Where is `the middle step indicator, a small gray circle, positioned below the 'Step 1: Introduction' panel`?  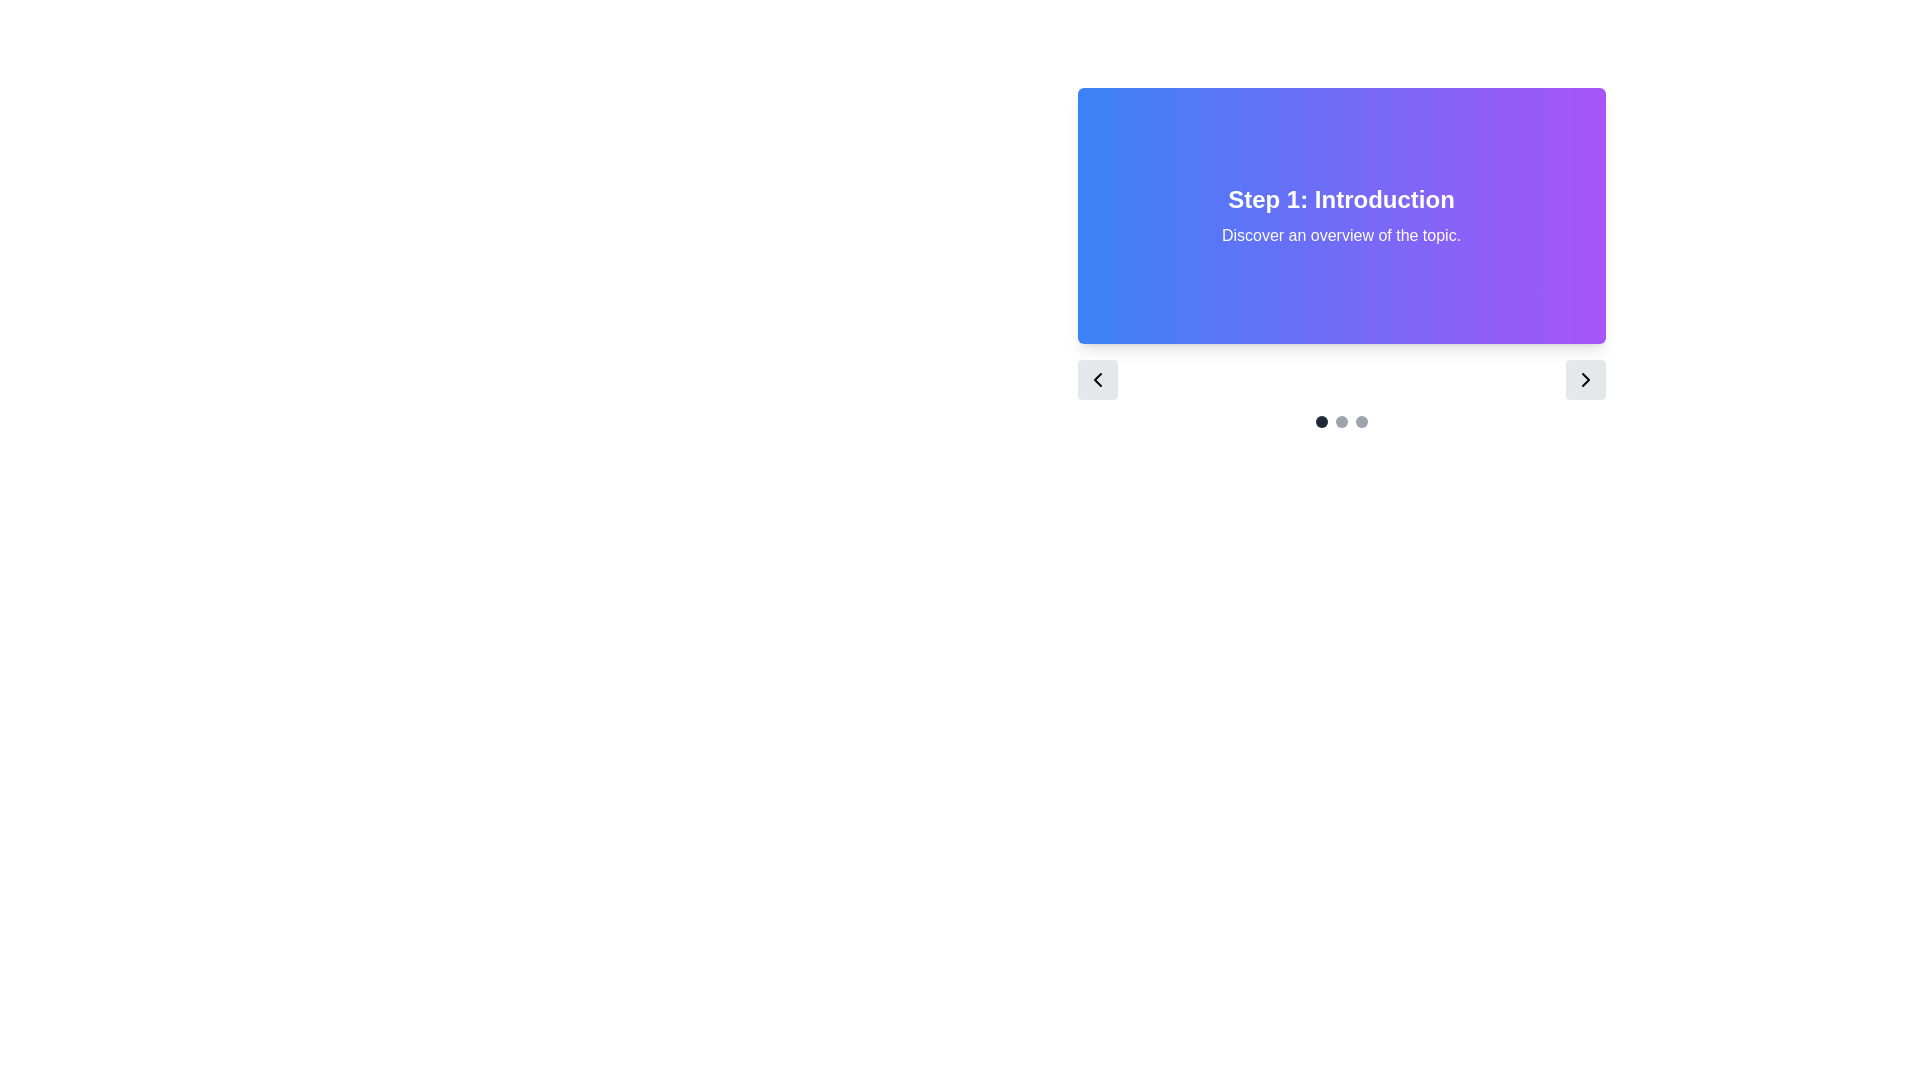 the middle step indicator, a small gray circle, positioned below the 'Step 1: Introduction' panel is located at coordinates (1341, 420).